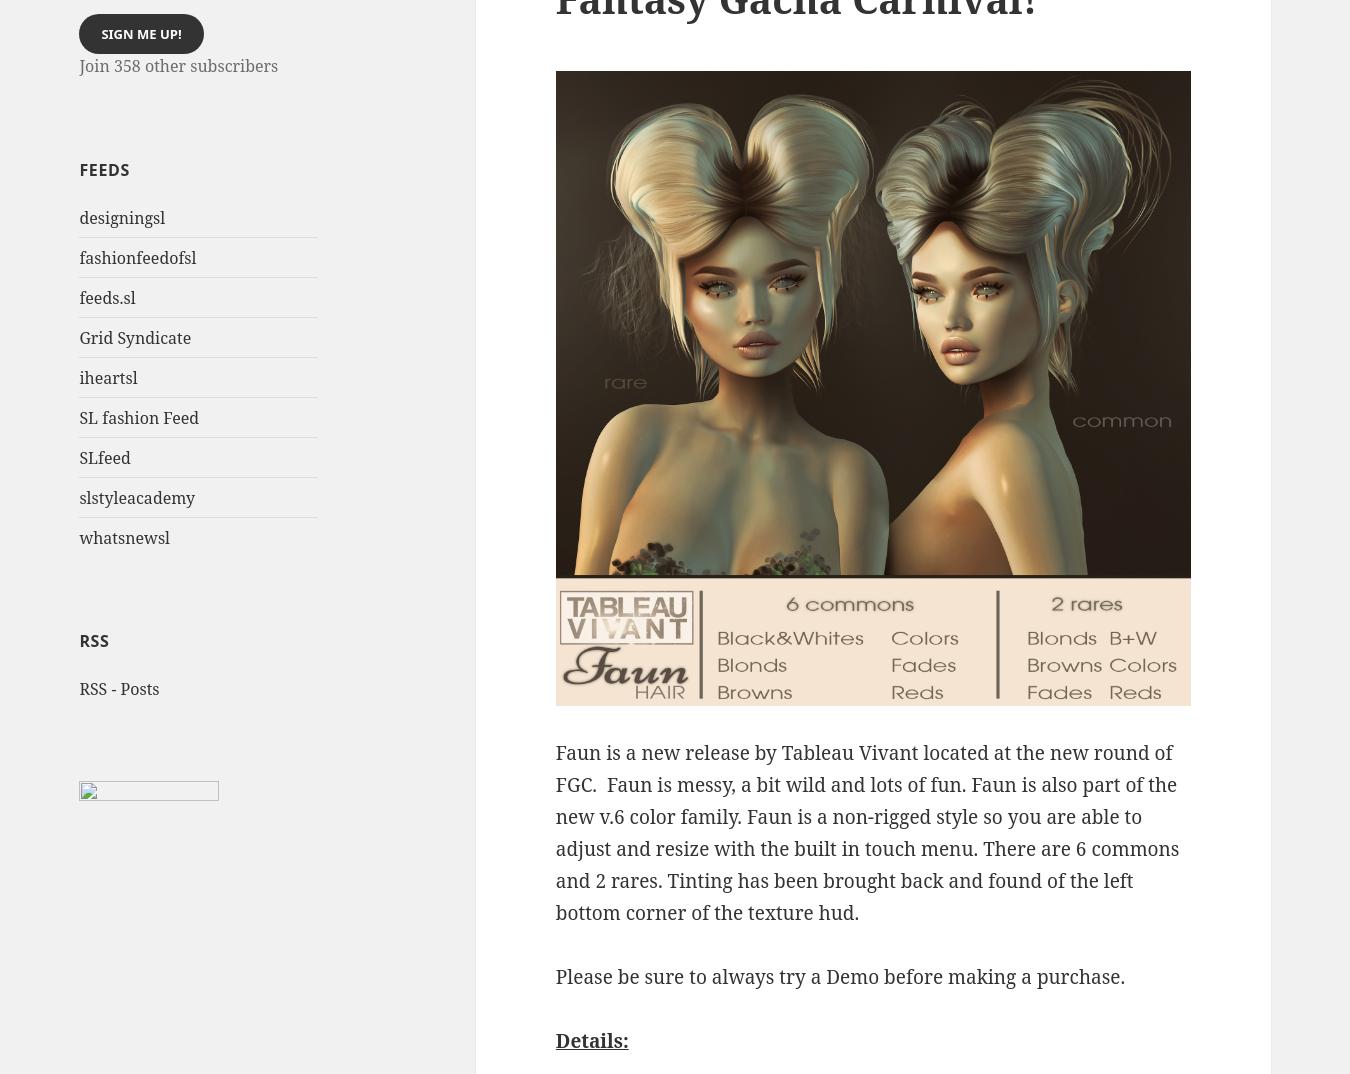 This screenshot has width=1350, height=1074. I want to click on 'Details:', so click(591, 1039).